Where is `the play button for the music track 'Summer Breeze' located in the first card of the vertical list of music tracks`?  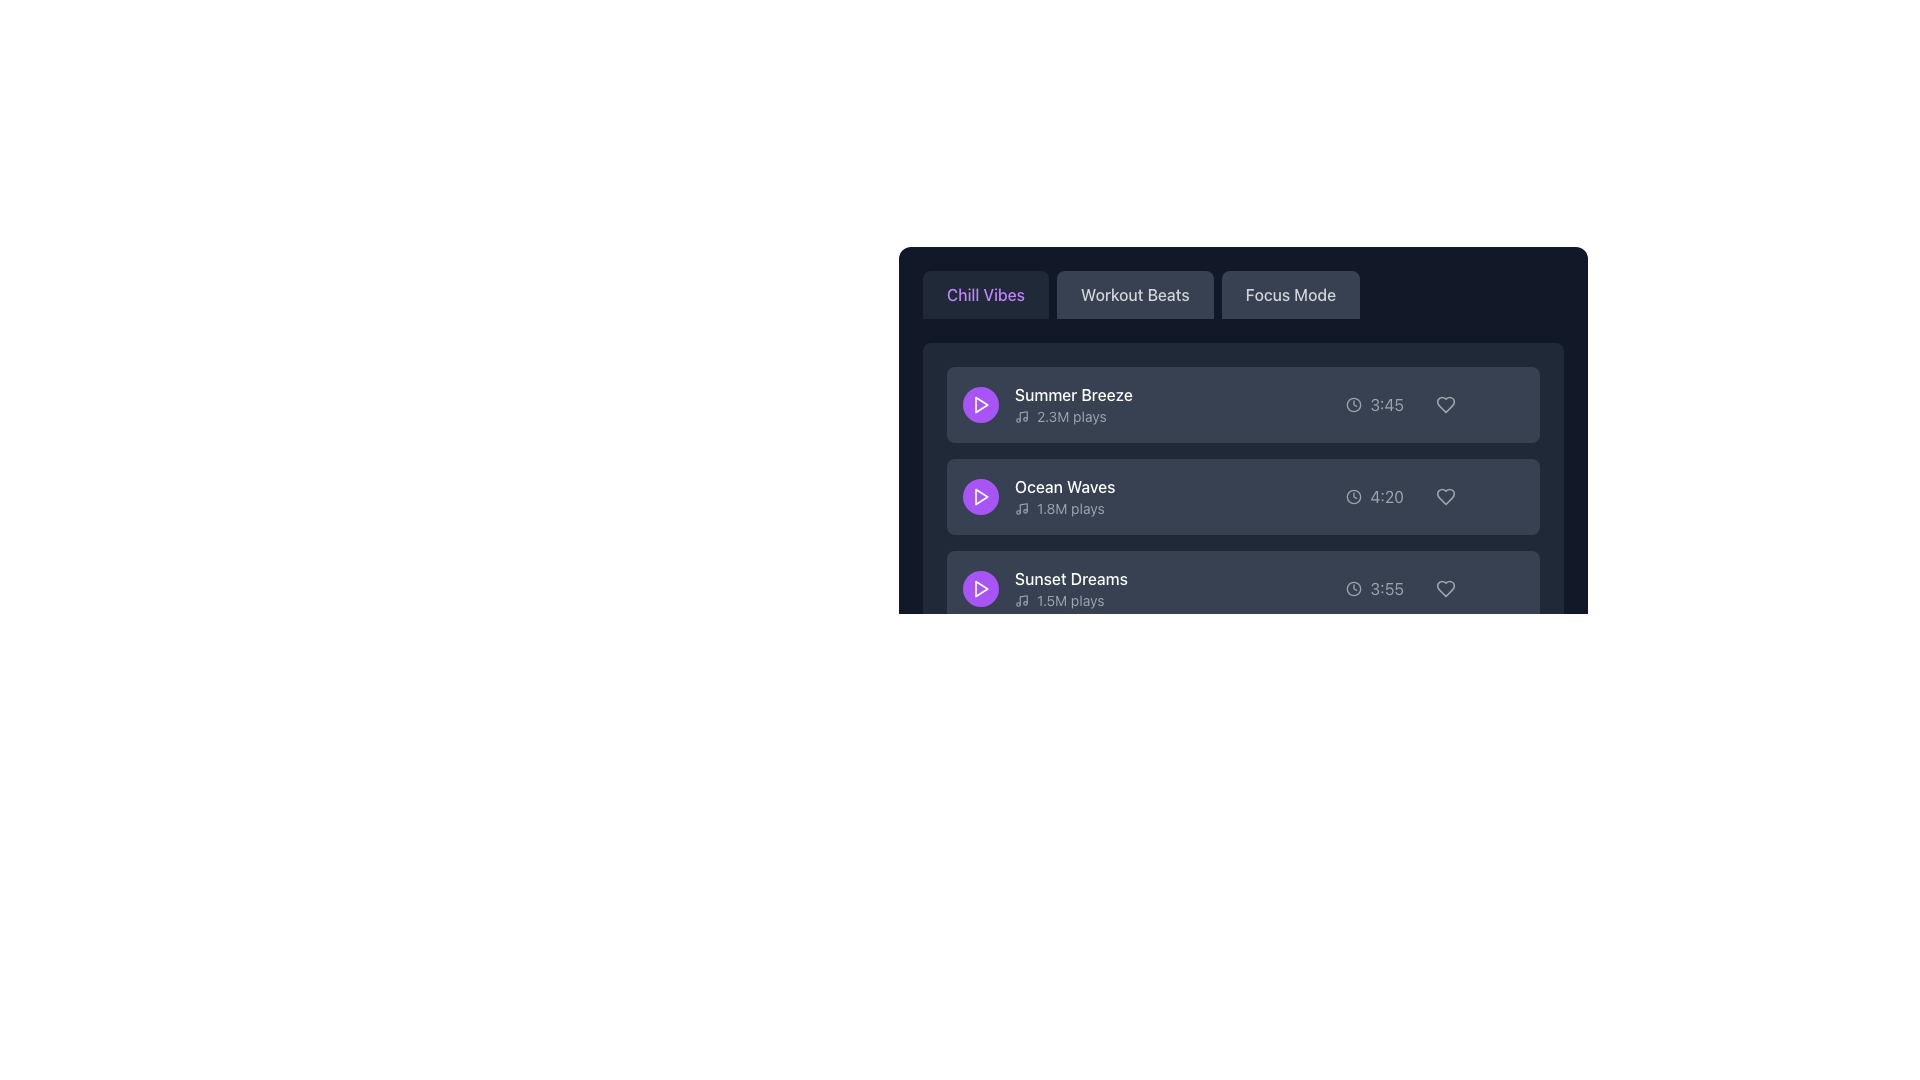
the play button for the music track 'Summer Breeze' located in the first card of the vertical list of music tracks is located at coordinates (981, 405).